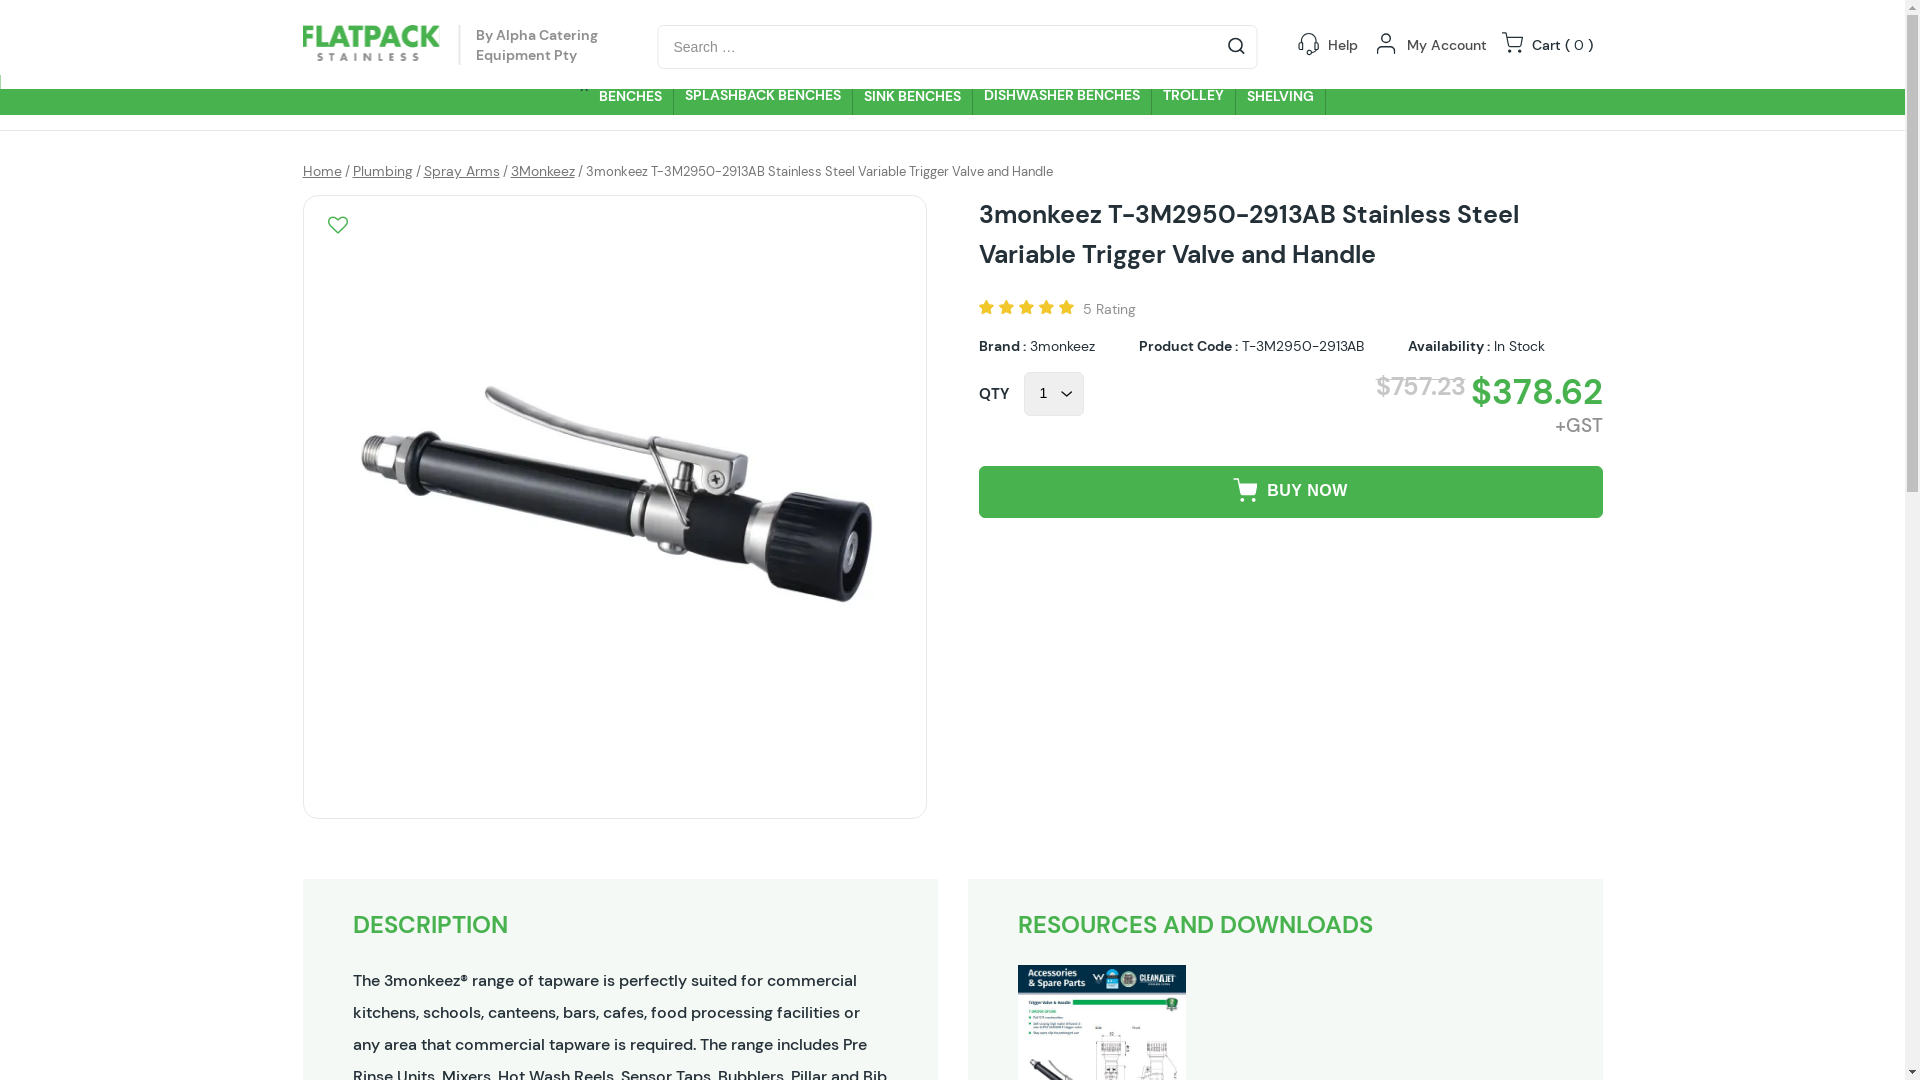  What do you see at coordinates (1445, 45) in the screenshot?
I see `'My Account'` at bounding box center [1445, 45].